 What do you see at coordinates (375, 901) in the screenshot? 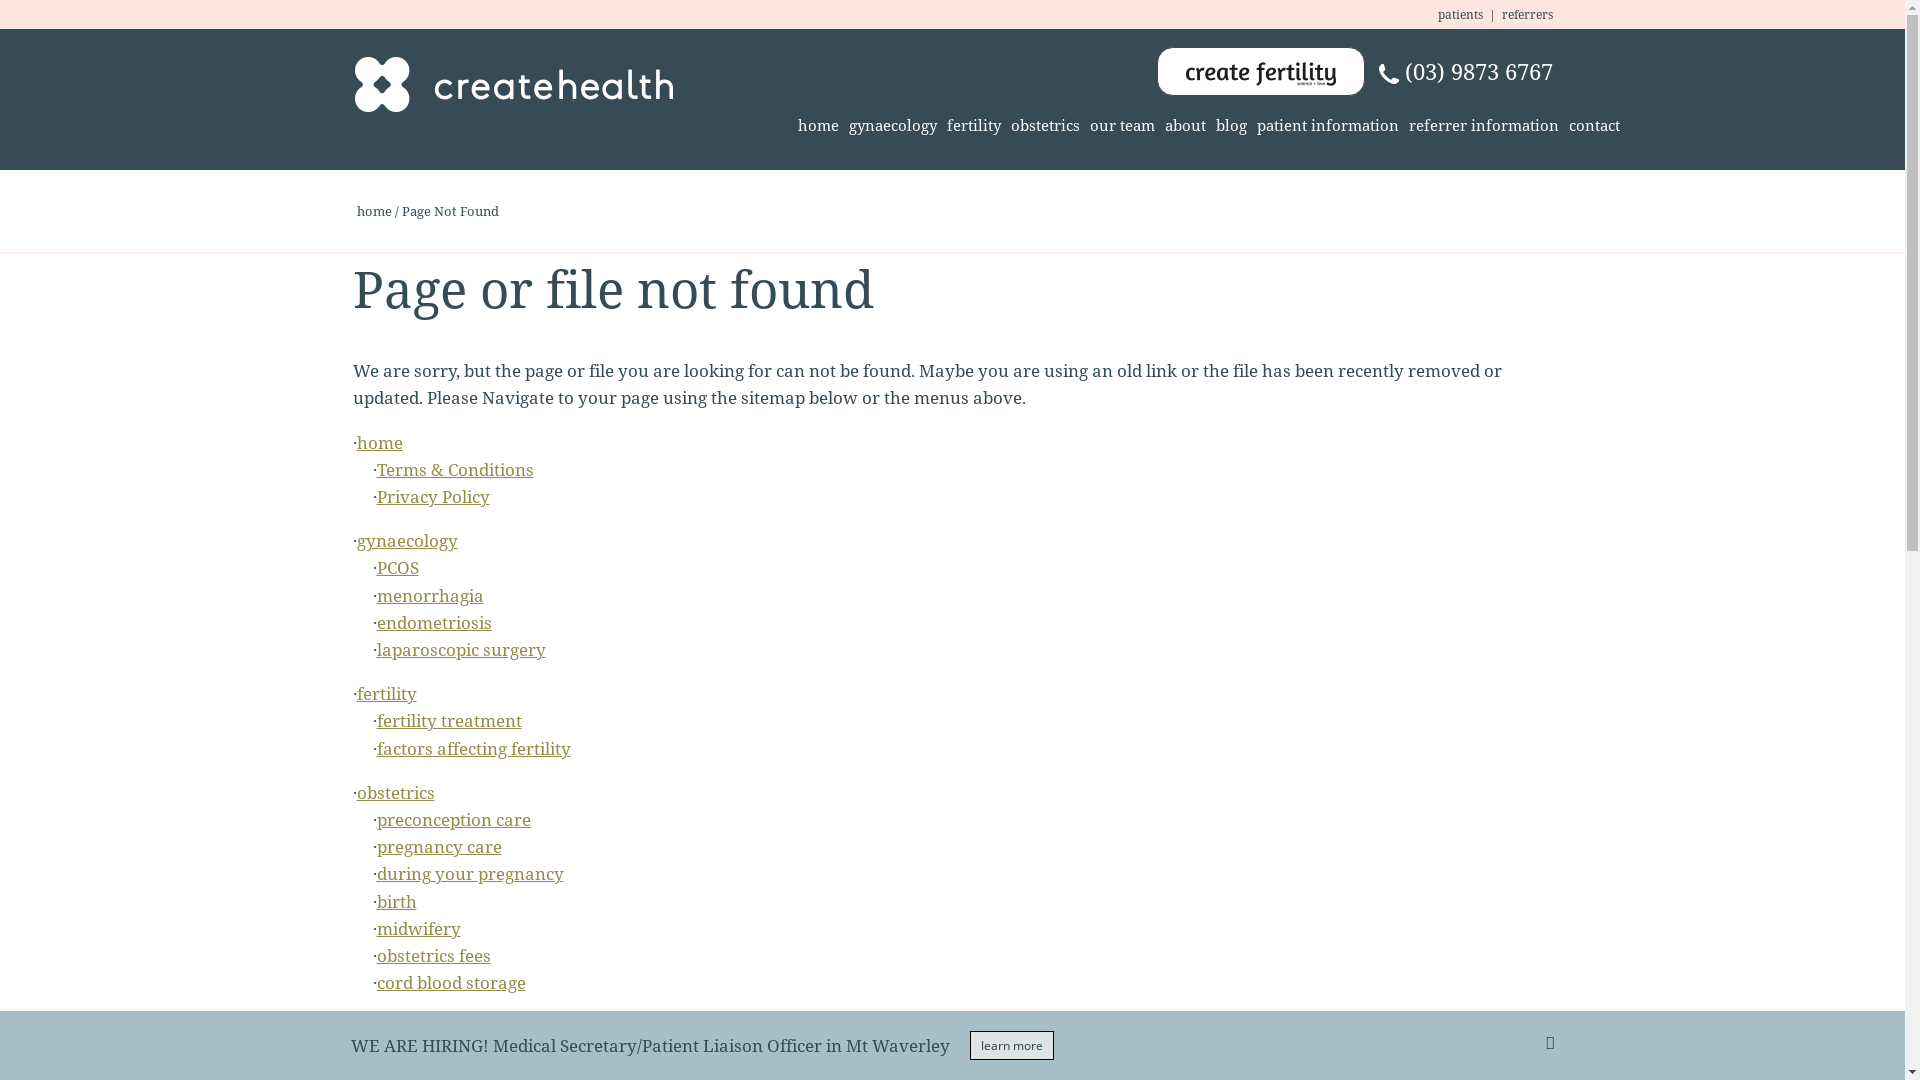
I see `'birth'` at bounding box center [375, 901].